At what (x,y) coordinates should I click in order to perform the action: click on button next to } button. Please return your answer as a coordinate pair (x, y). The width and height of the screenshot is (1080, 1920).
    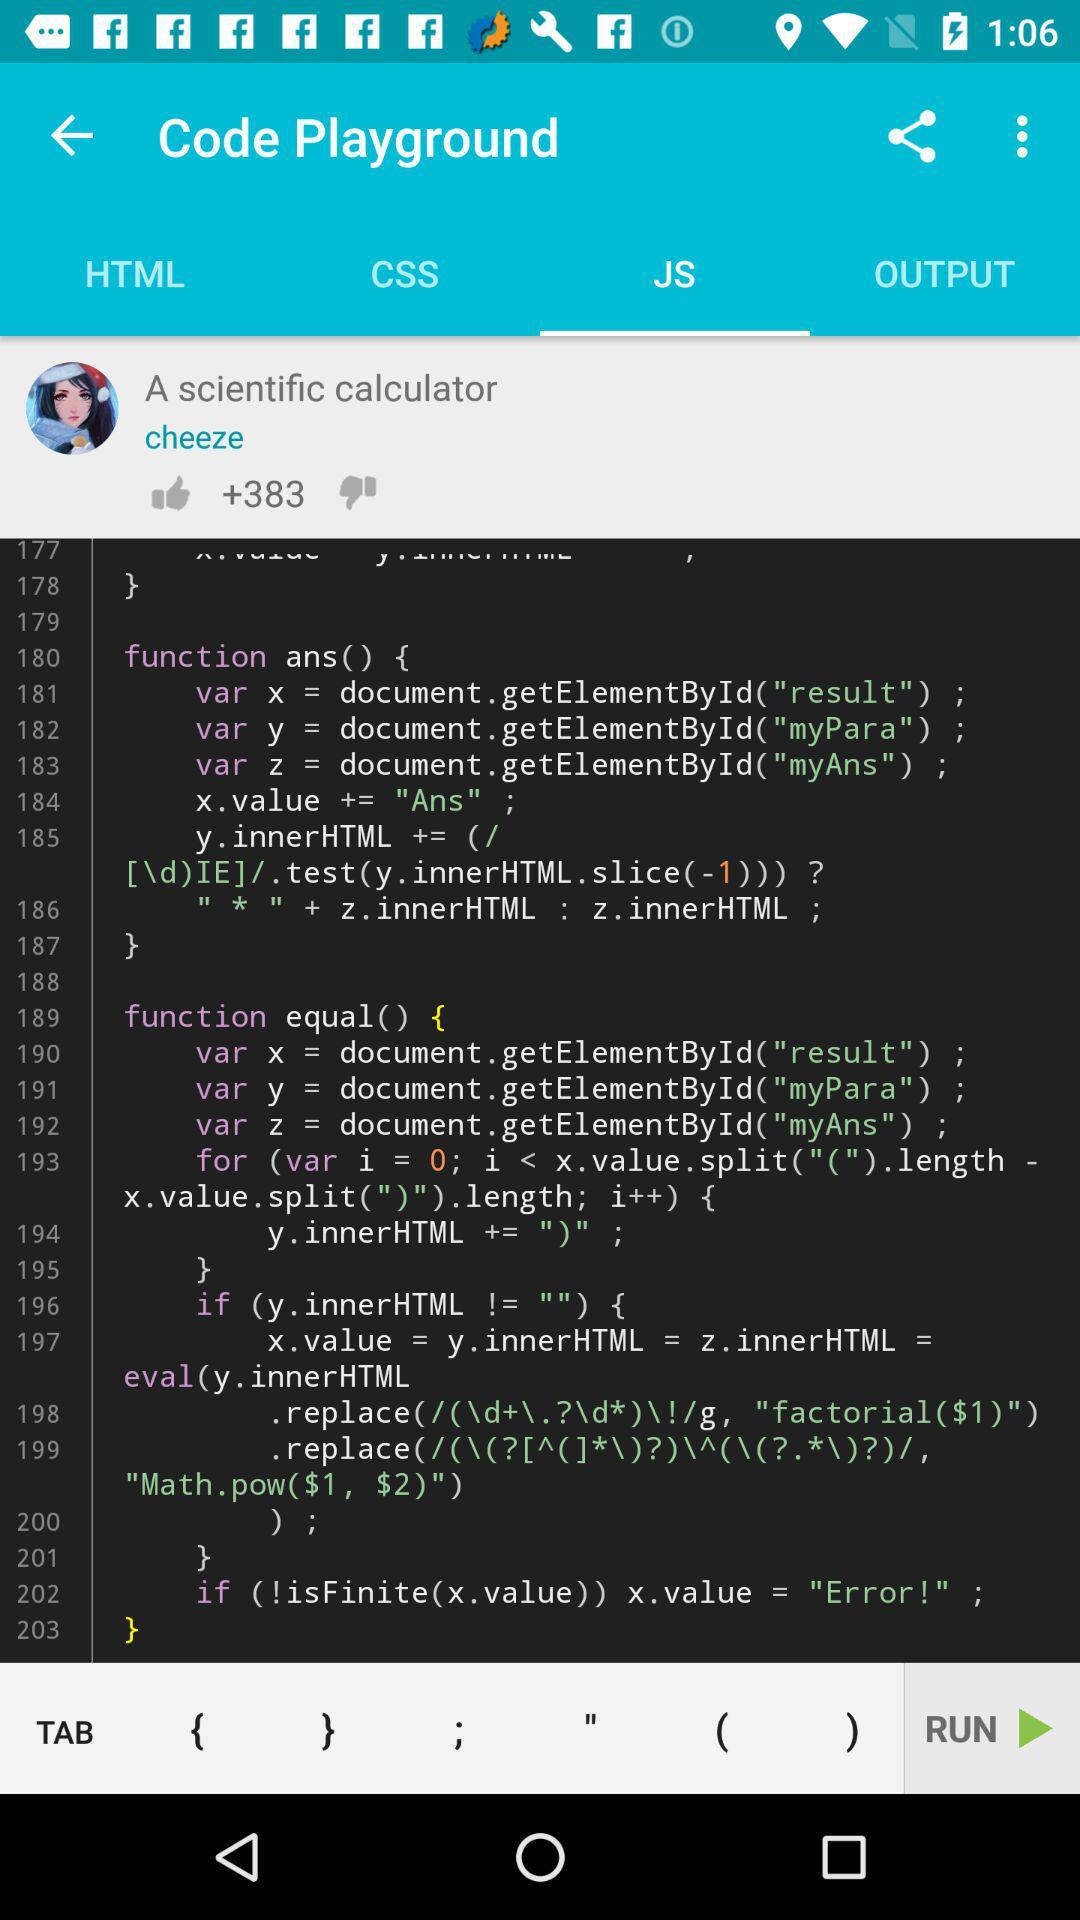
    Looking at the image, I should click on (196, 1727).